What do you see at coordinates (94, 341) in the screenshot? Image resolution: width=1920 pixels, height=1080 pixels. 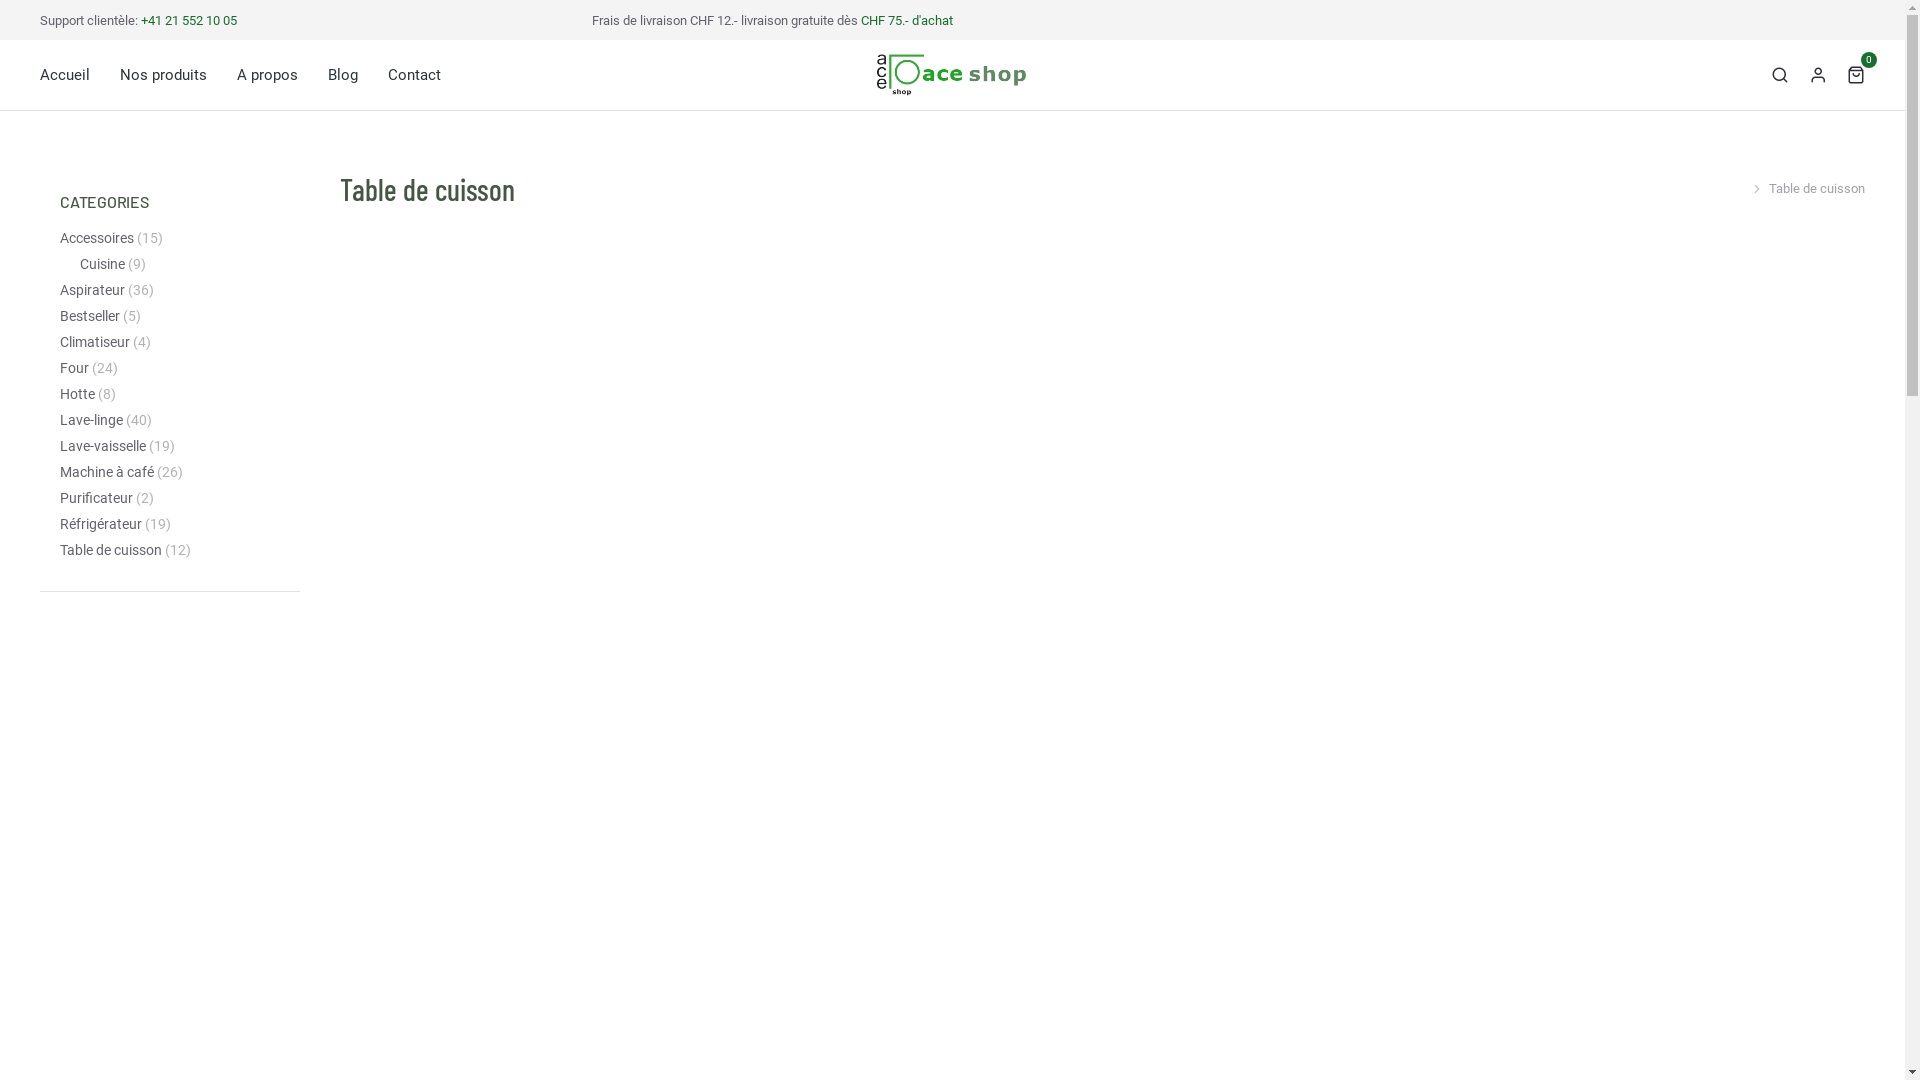 I see `'Climatiseur'` at bounding box center [94, 341].